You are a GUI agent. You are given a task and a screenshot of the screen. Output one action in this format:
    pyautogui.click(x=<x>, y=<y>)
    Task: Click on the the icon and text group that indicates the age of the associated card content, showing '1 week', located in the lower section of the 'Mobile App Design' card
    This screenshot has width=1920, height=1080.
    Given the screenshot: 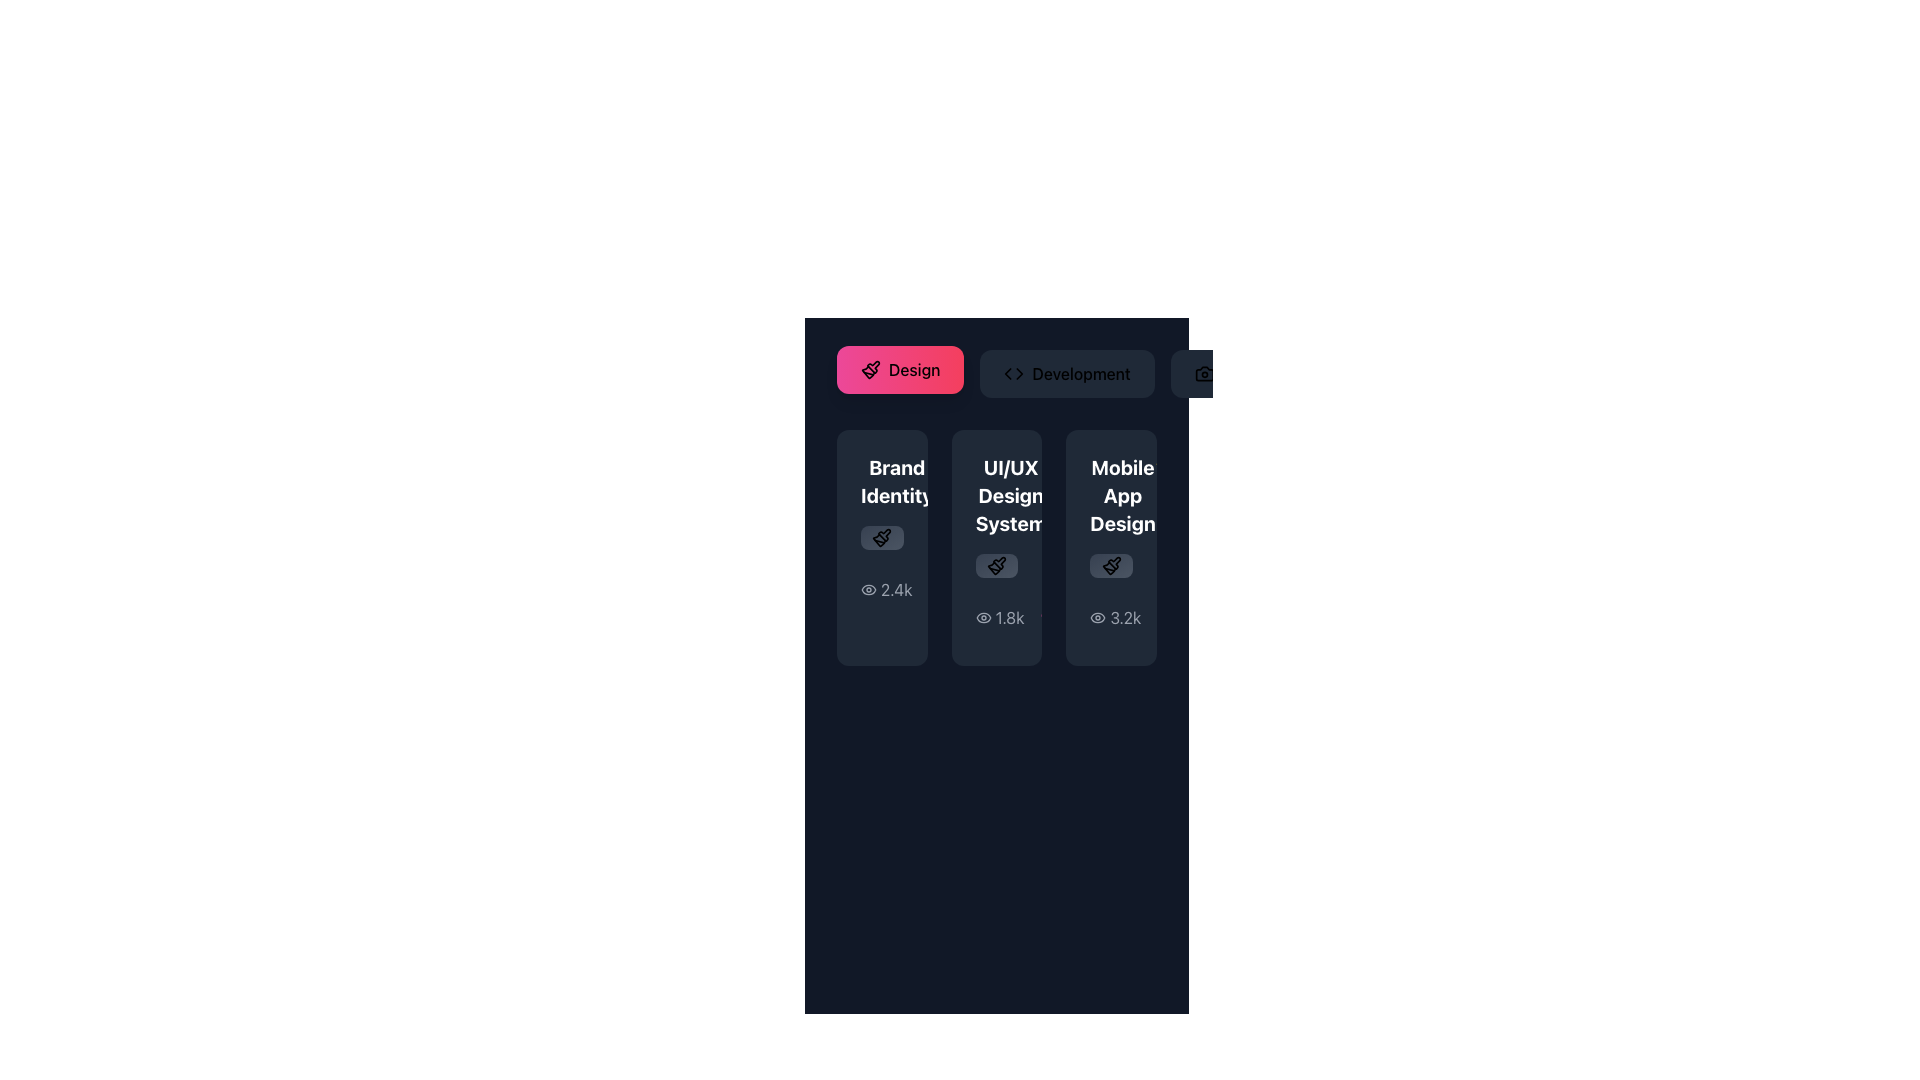 What is the action you would take?
    pyautogui.click(x=1117, y=616)
    